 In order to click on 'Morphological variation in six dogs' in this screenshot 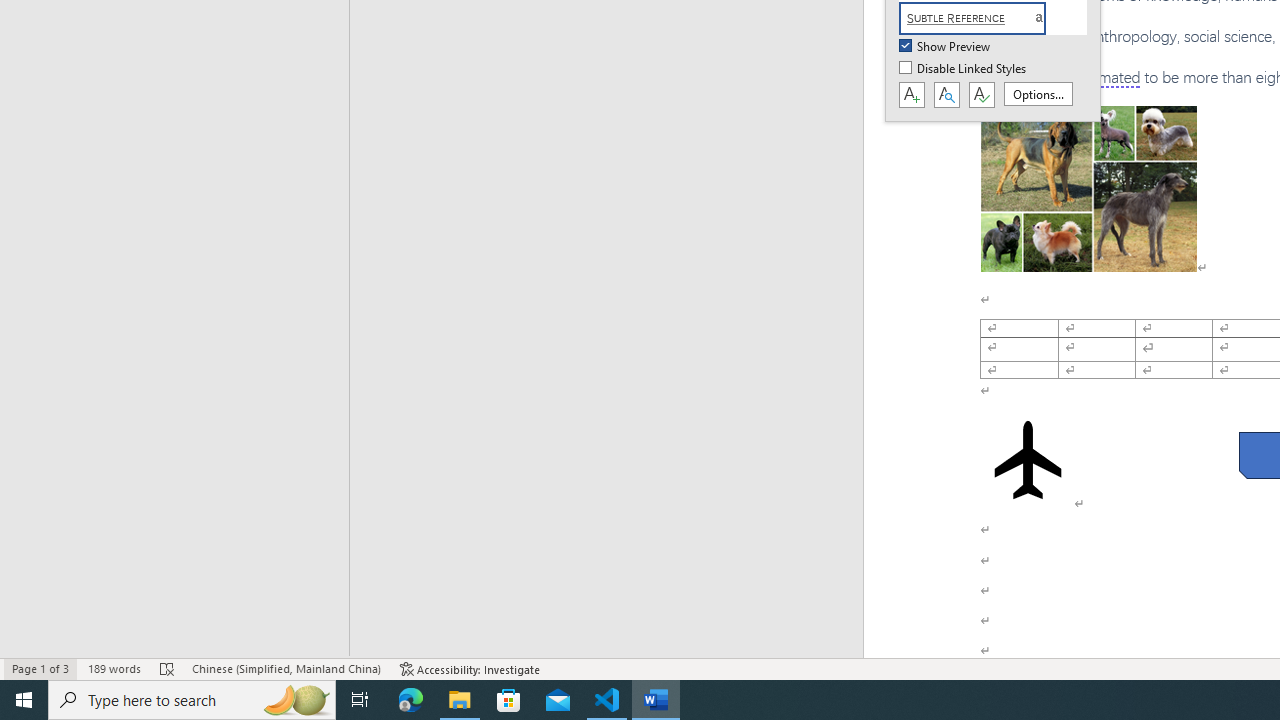, I will do `click(1087, 189)`.